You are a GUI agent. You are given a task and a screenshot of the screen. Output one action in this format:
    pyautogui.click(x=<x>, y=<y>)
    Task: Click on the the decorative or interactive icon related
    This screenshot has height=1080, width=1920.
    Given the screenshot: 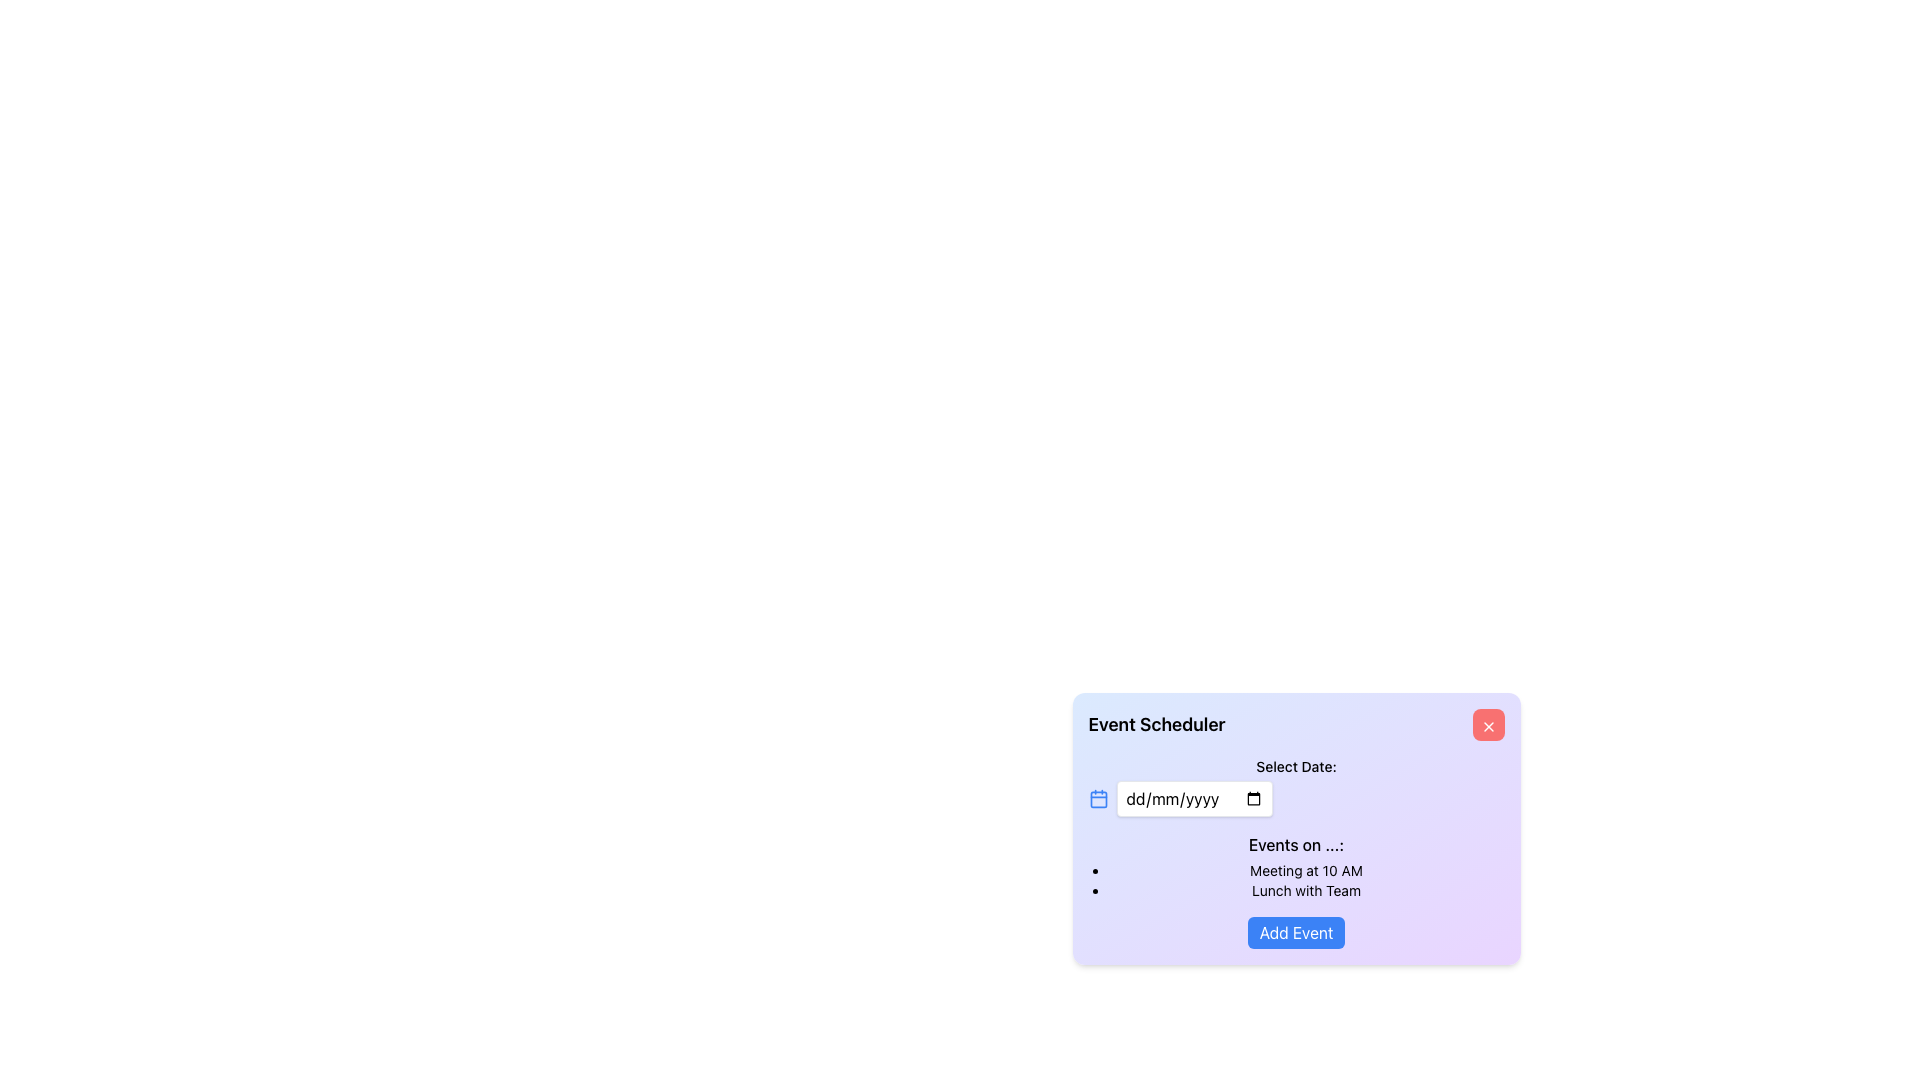 What is the action you would take?
    pyautogui.click(x=1097, y=797)
    